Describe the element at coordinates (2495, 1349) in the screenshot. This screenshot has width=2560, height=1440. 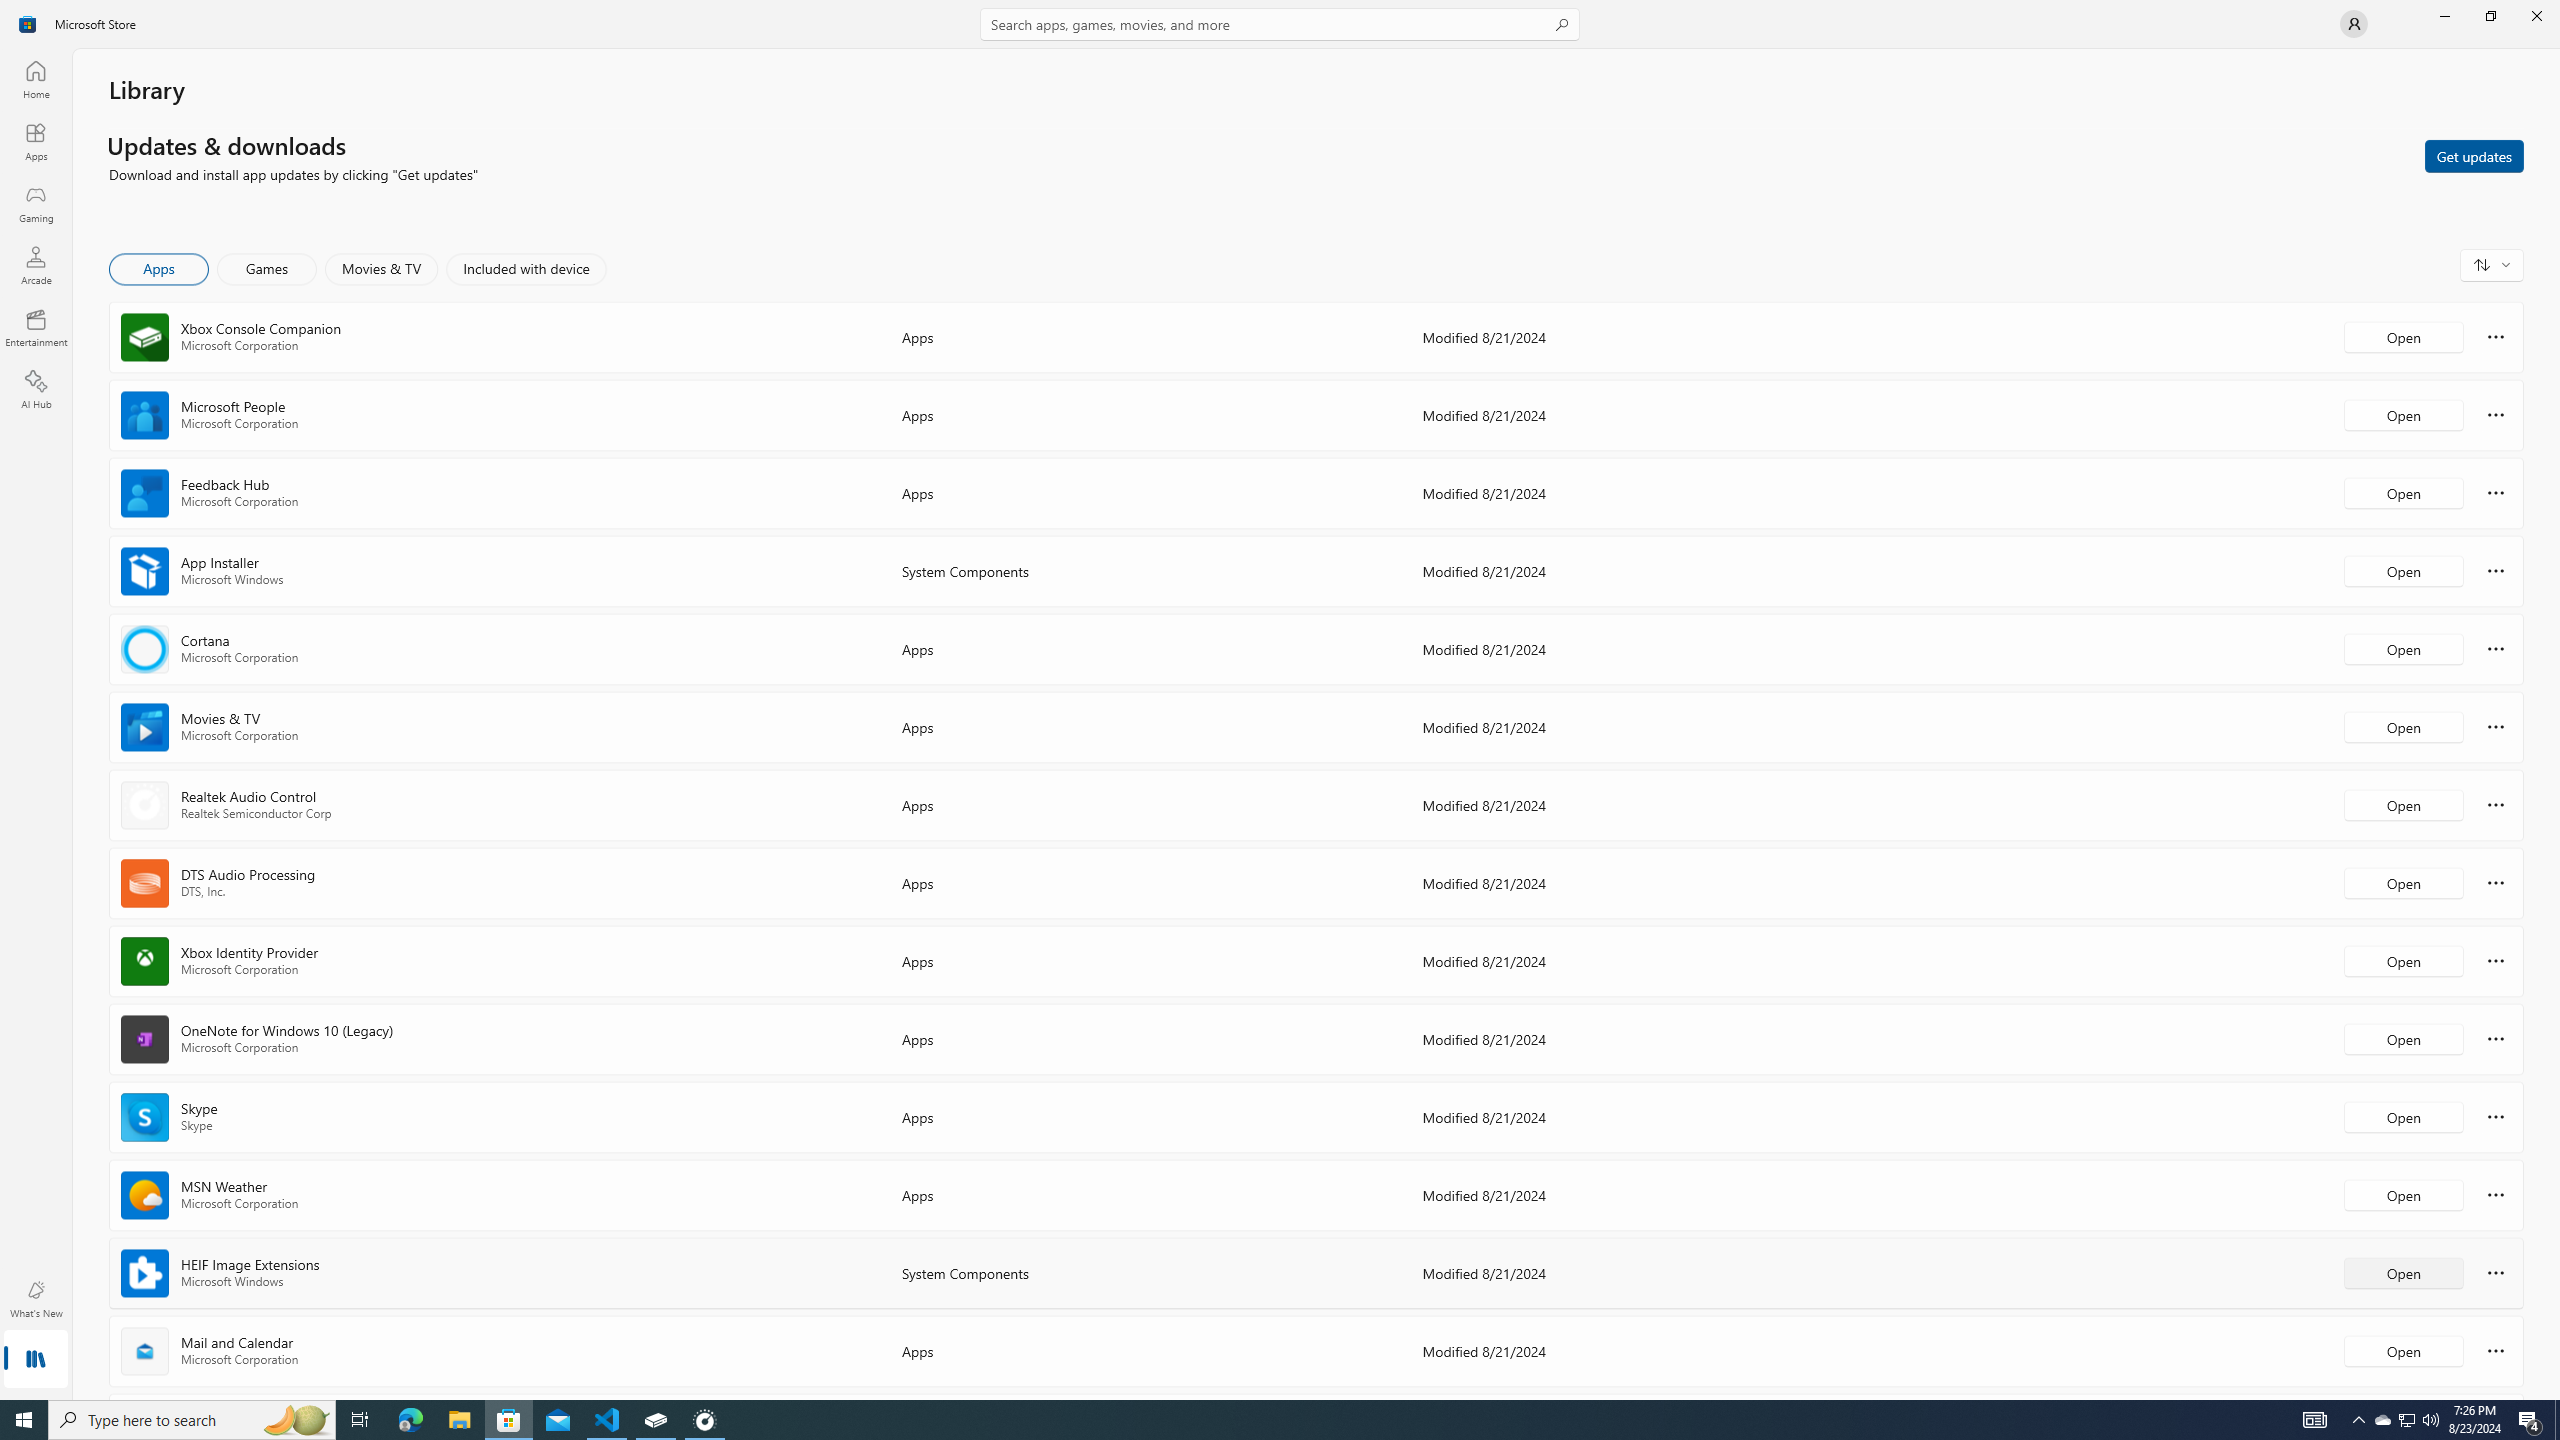
I see `'More options'` at that location.